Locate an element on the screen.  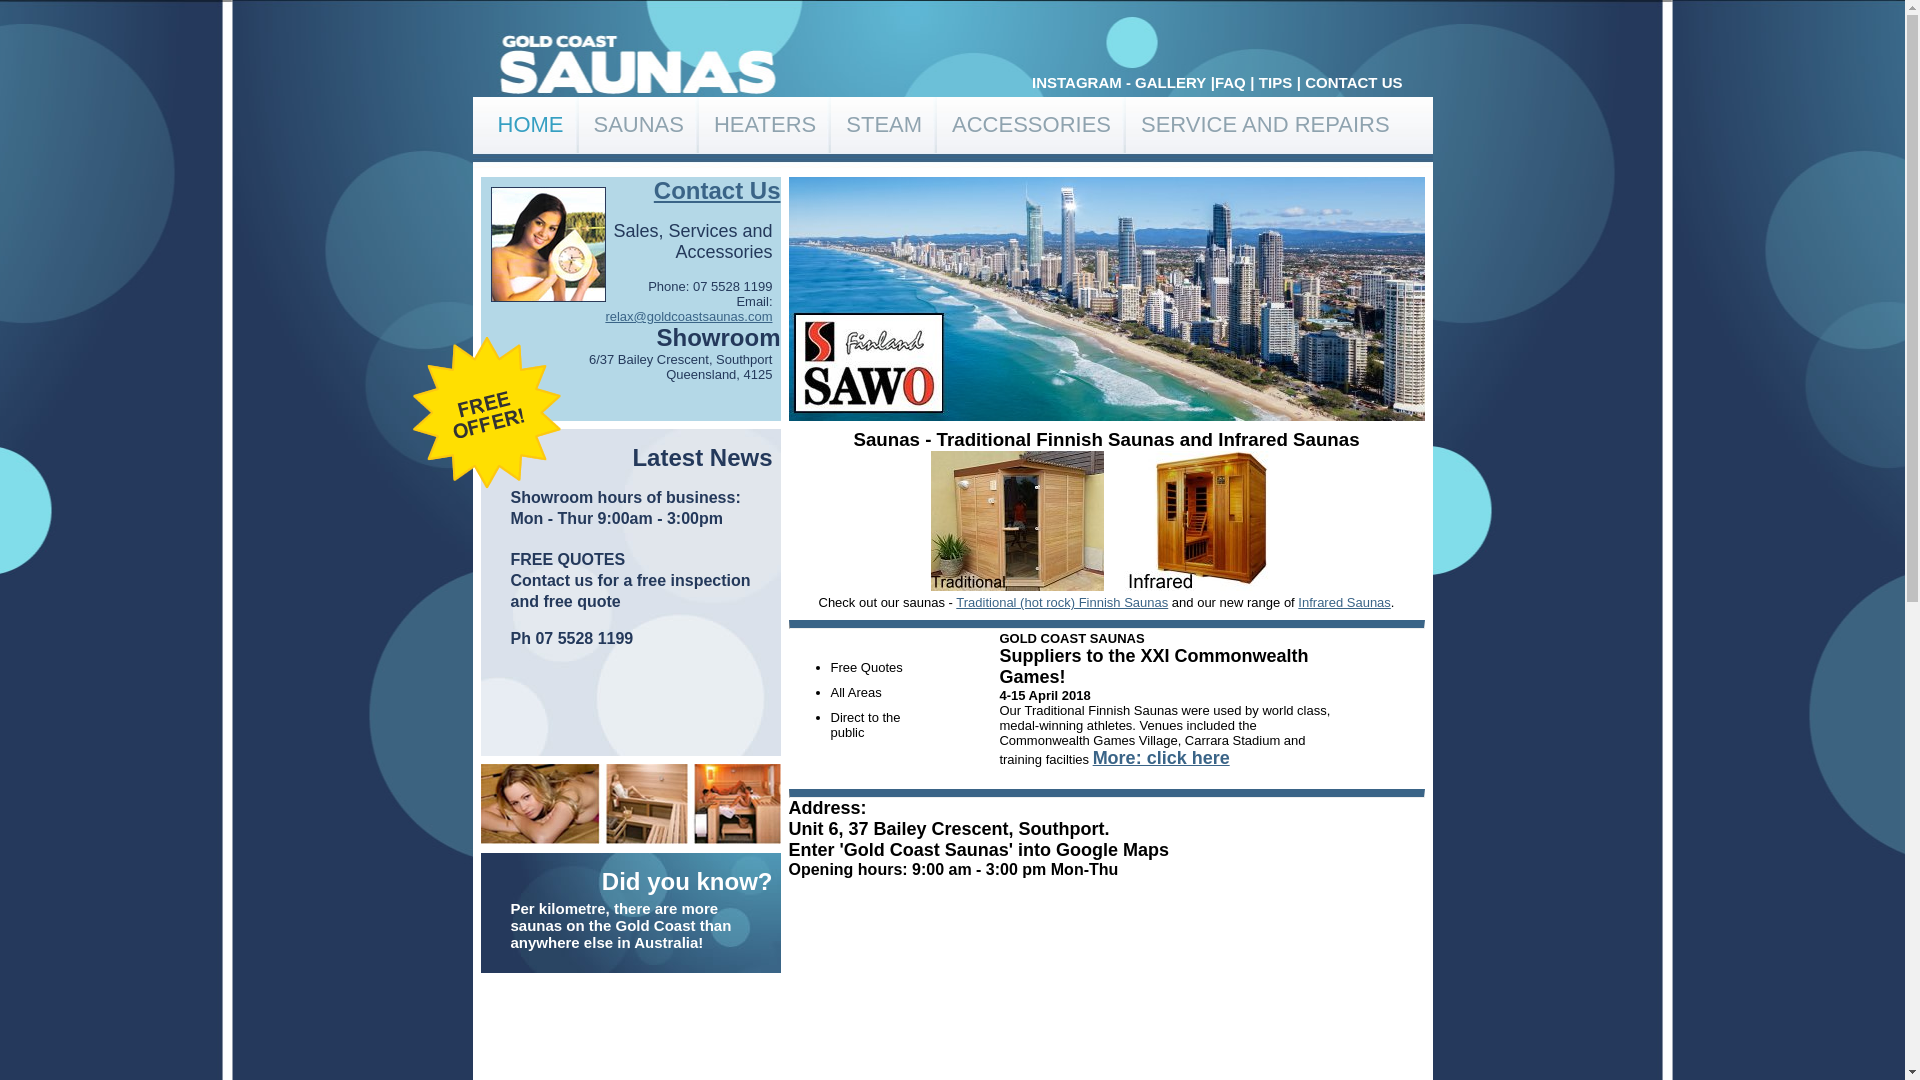
'Infrared Saunas' is located at coordinates (1297, 601).